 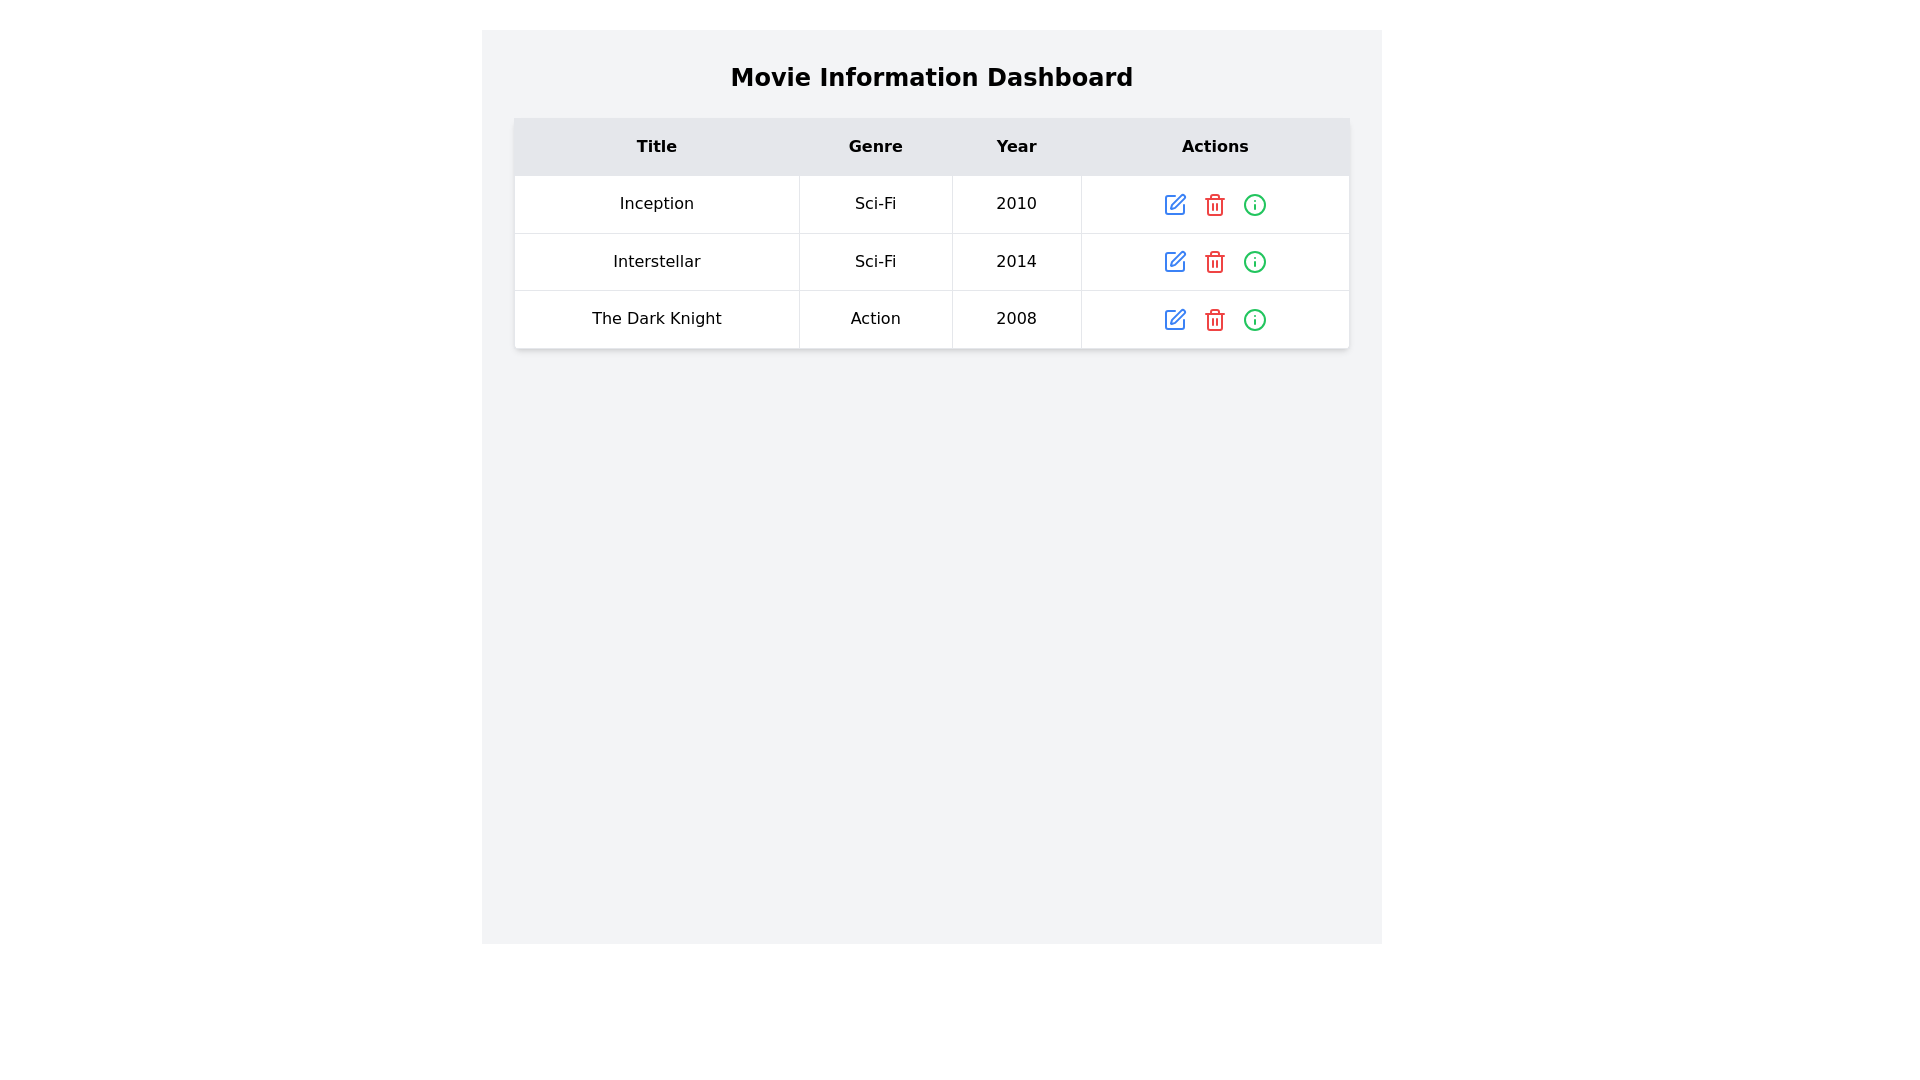 What do you see at coordinates (930, 260) in the screenshot?
I see `the second row of the main data table that displays movie entry details` at bounding box center [930, 260].